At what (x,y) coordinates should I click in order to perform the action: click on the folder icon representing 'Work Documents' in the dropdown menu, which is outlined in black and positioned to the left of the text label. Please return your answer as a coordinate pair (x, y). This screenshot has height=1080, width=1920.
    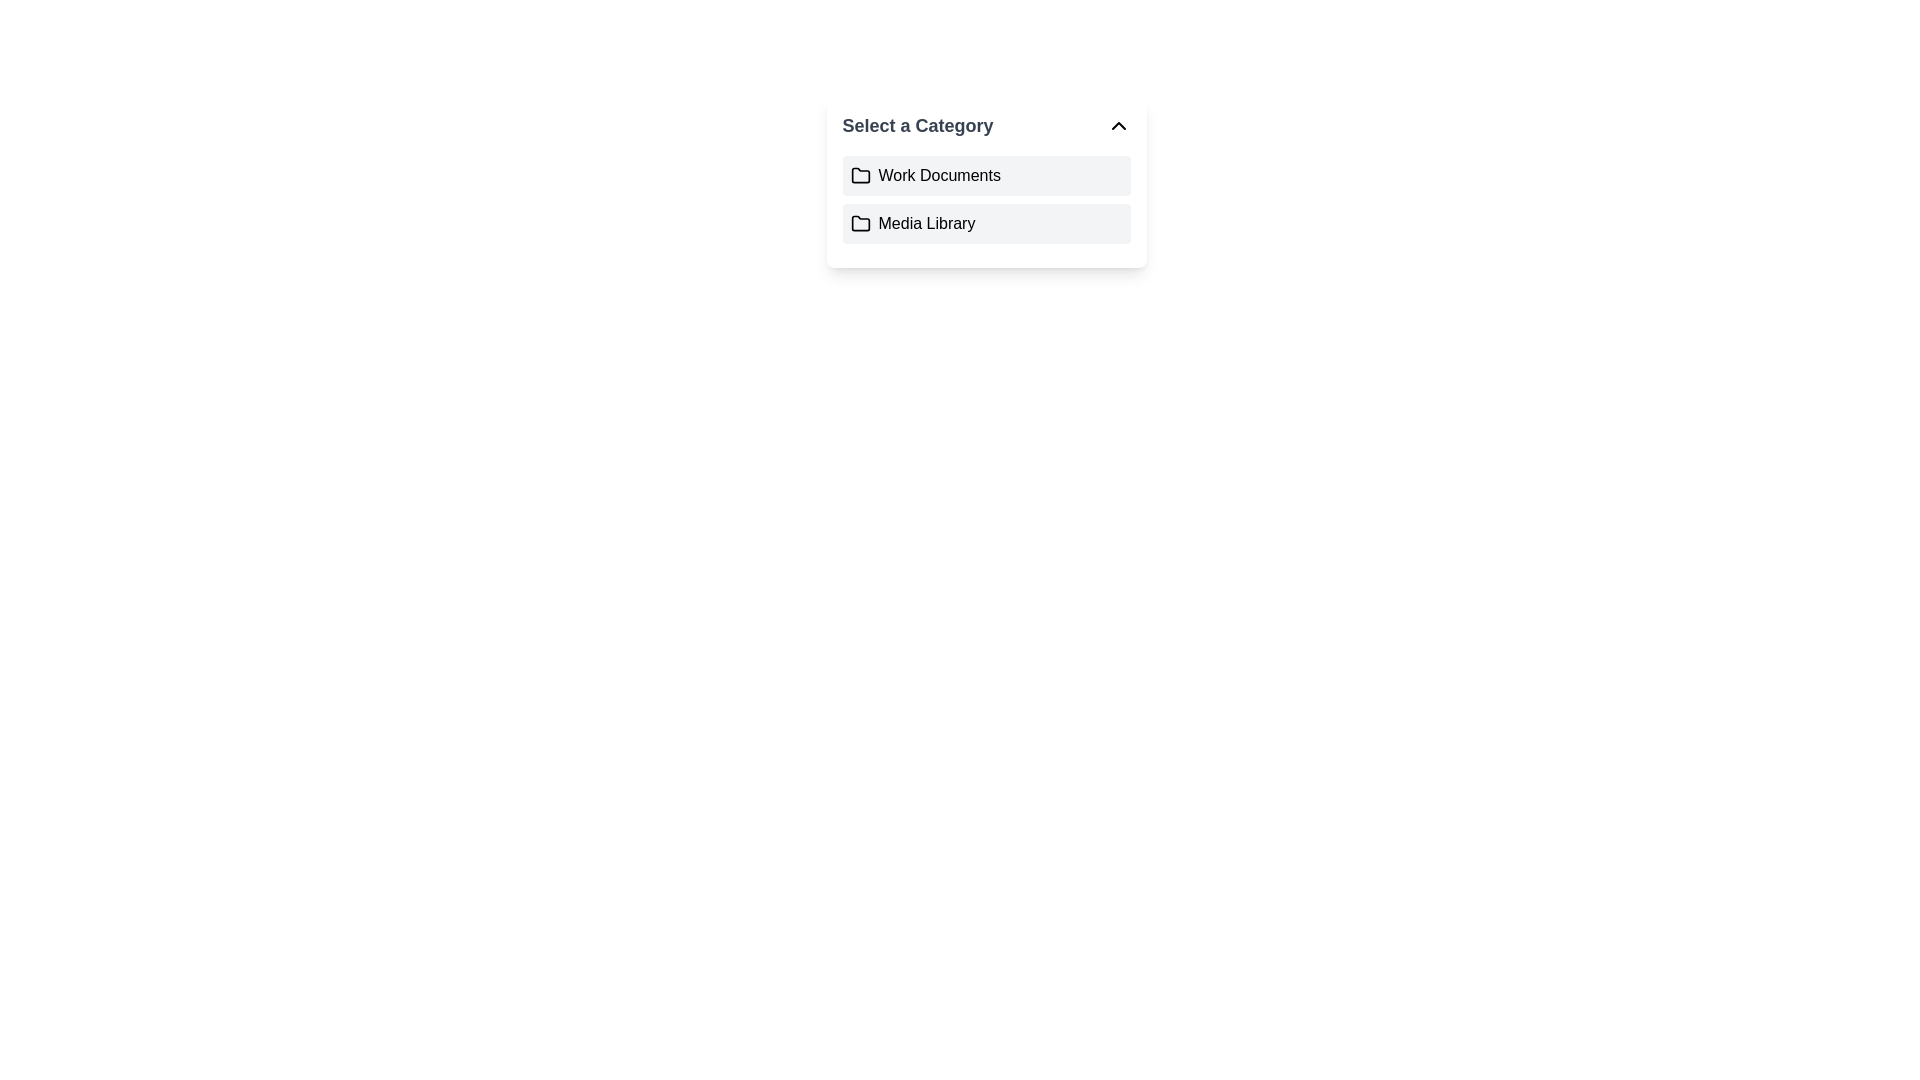
    Looking at the image, I should click on (860, 175).